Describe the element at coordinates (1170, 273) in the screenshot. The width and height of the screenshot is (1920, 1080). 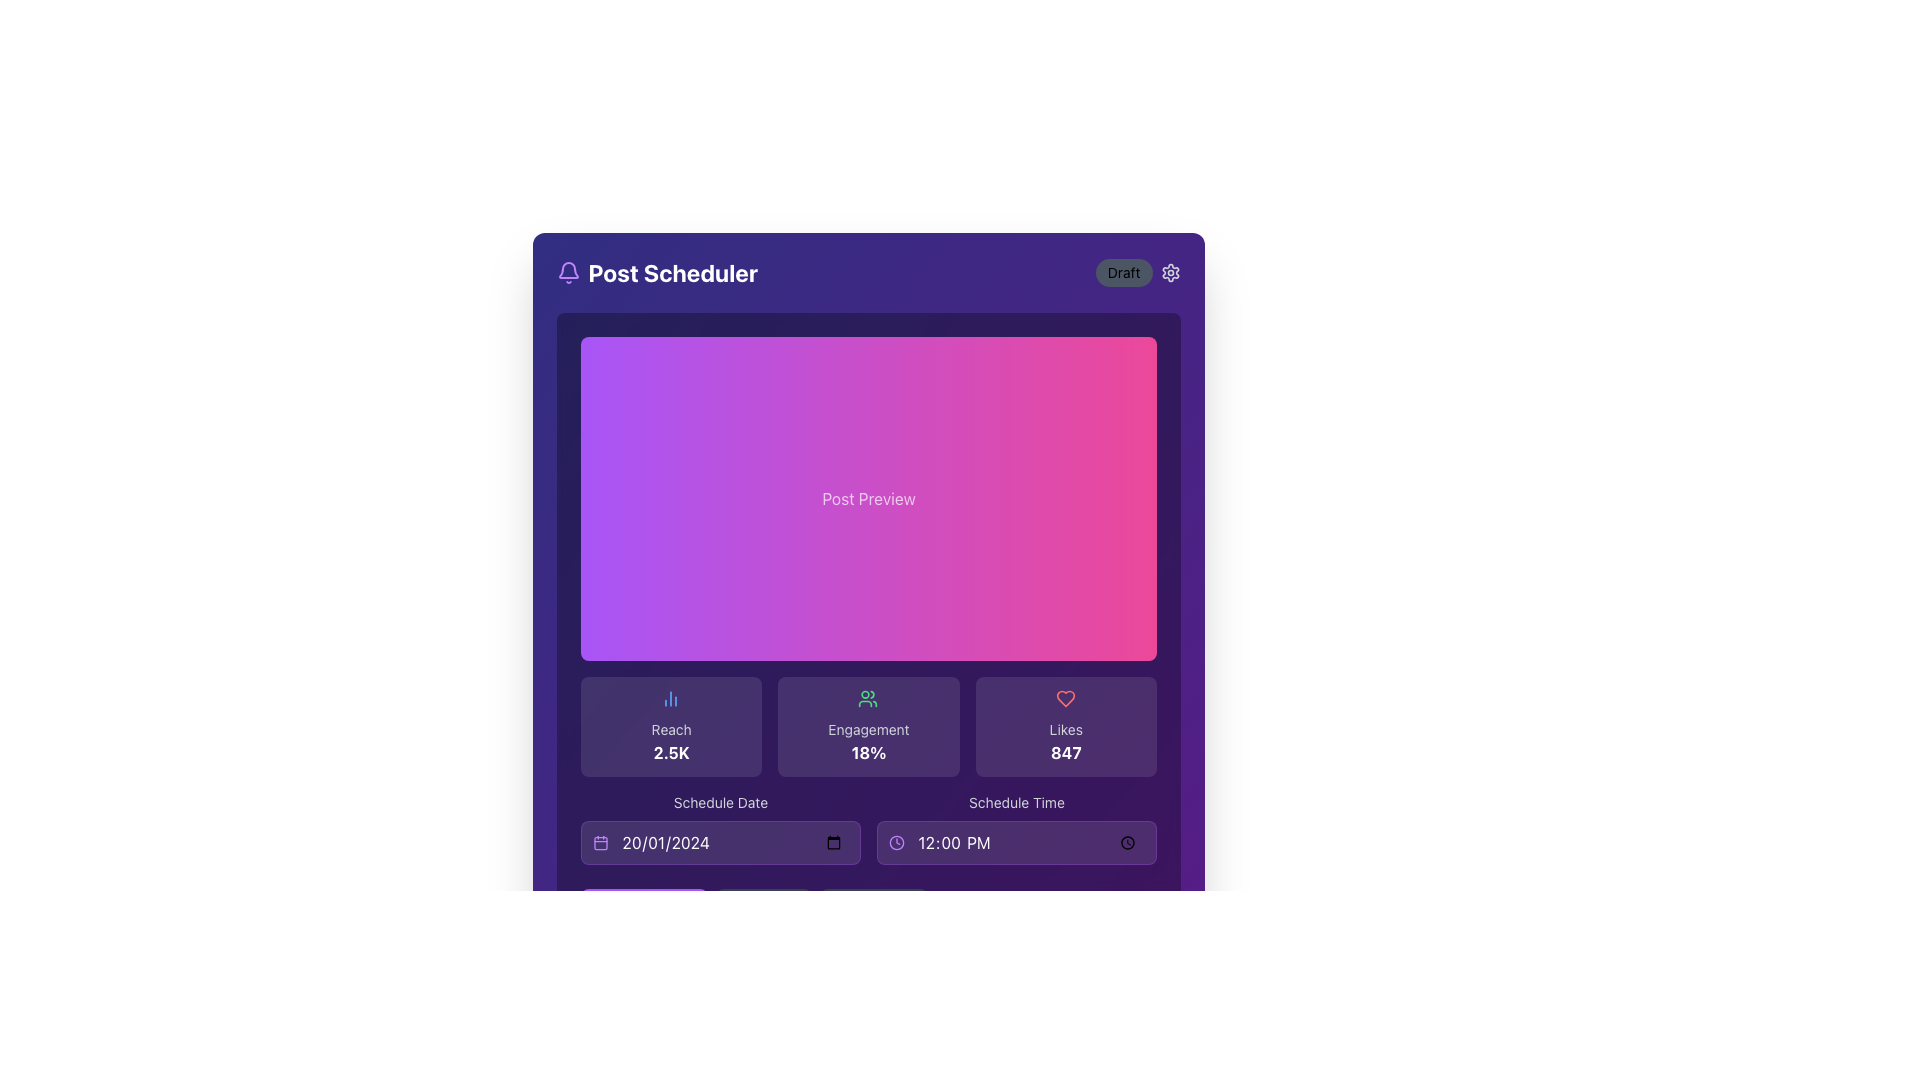
I see `the gear-shaped settings icon located in the upper right corner of the panel` at that location.